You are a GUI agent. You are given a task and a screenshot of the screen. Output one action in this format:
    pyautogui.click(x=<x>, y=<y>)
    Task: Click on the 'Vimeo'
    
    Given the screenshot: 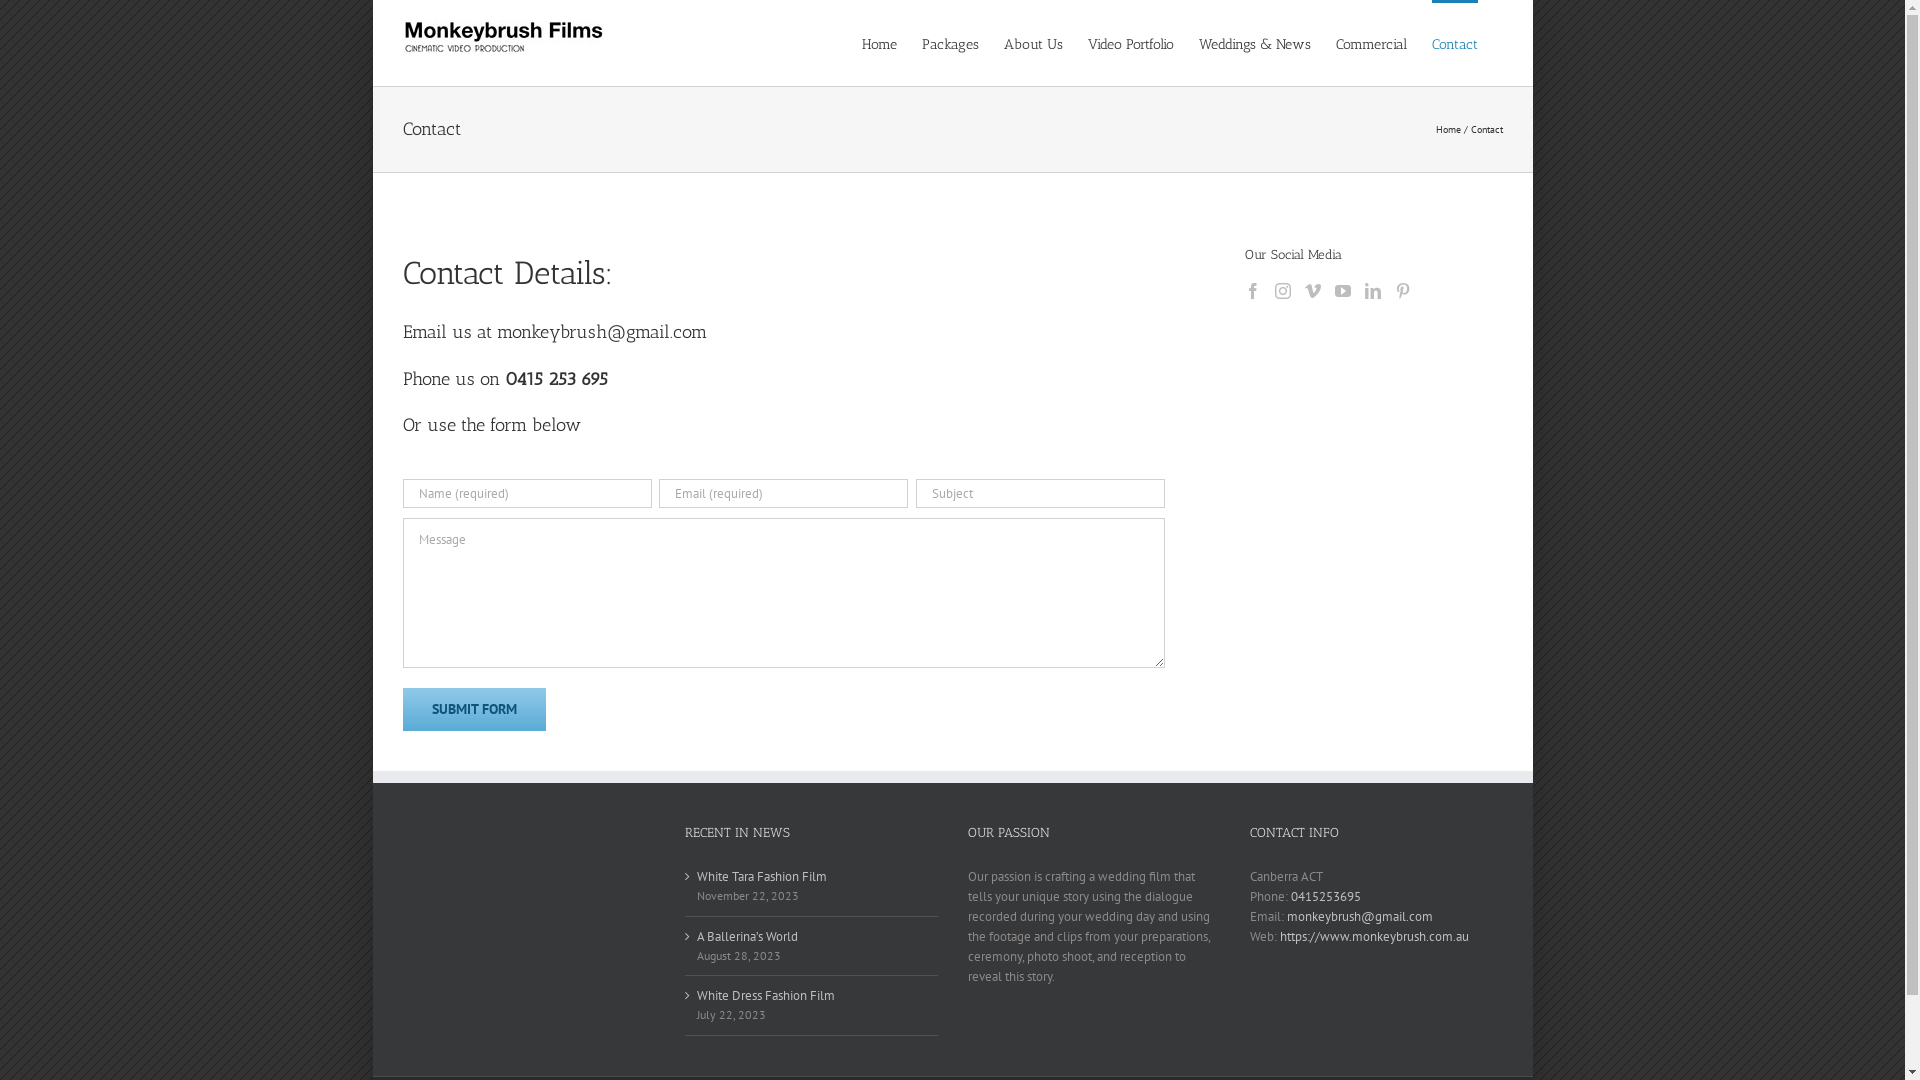 What is the action you would take?
    pyautogui.click(x=1313, y=290)
    